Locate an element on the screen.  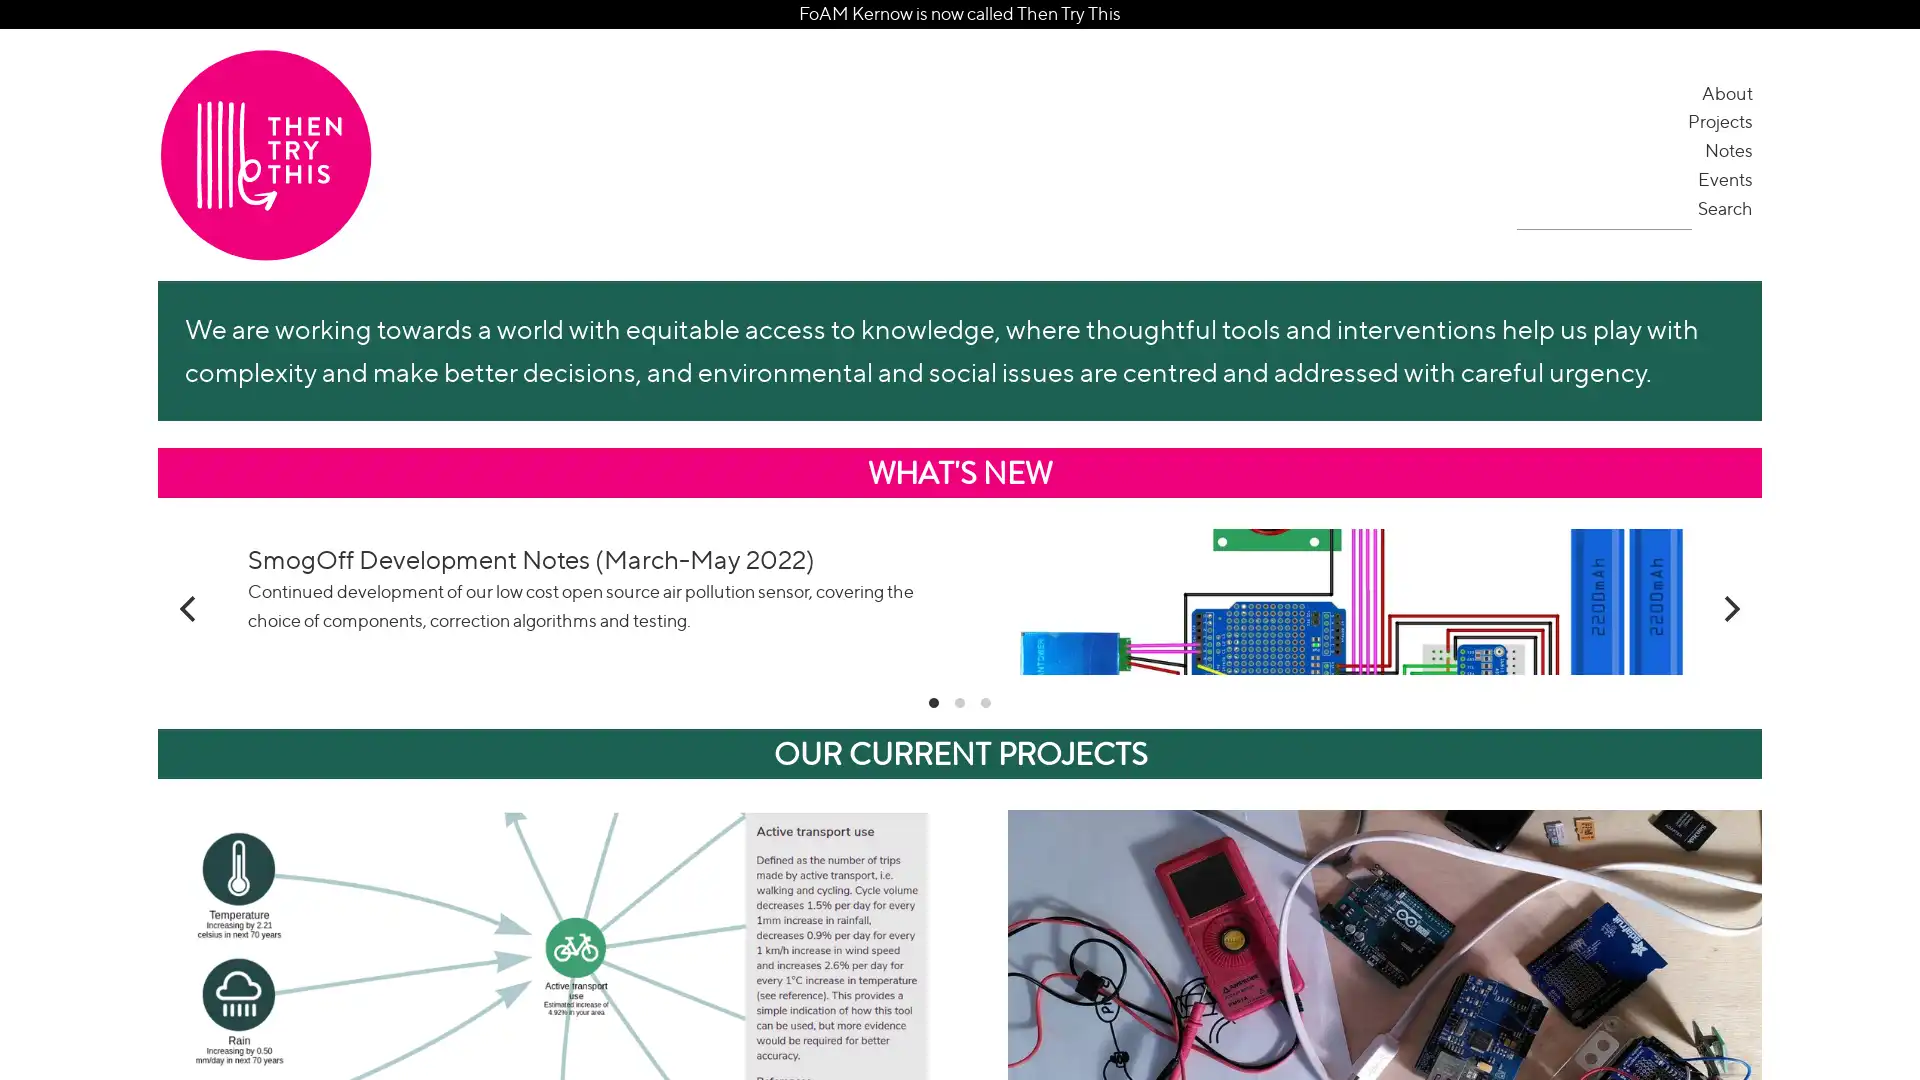
Previous is located at coordinates (190, 668).